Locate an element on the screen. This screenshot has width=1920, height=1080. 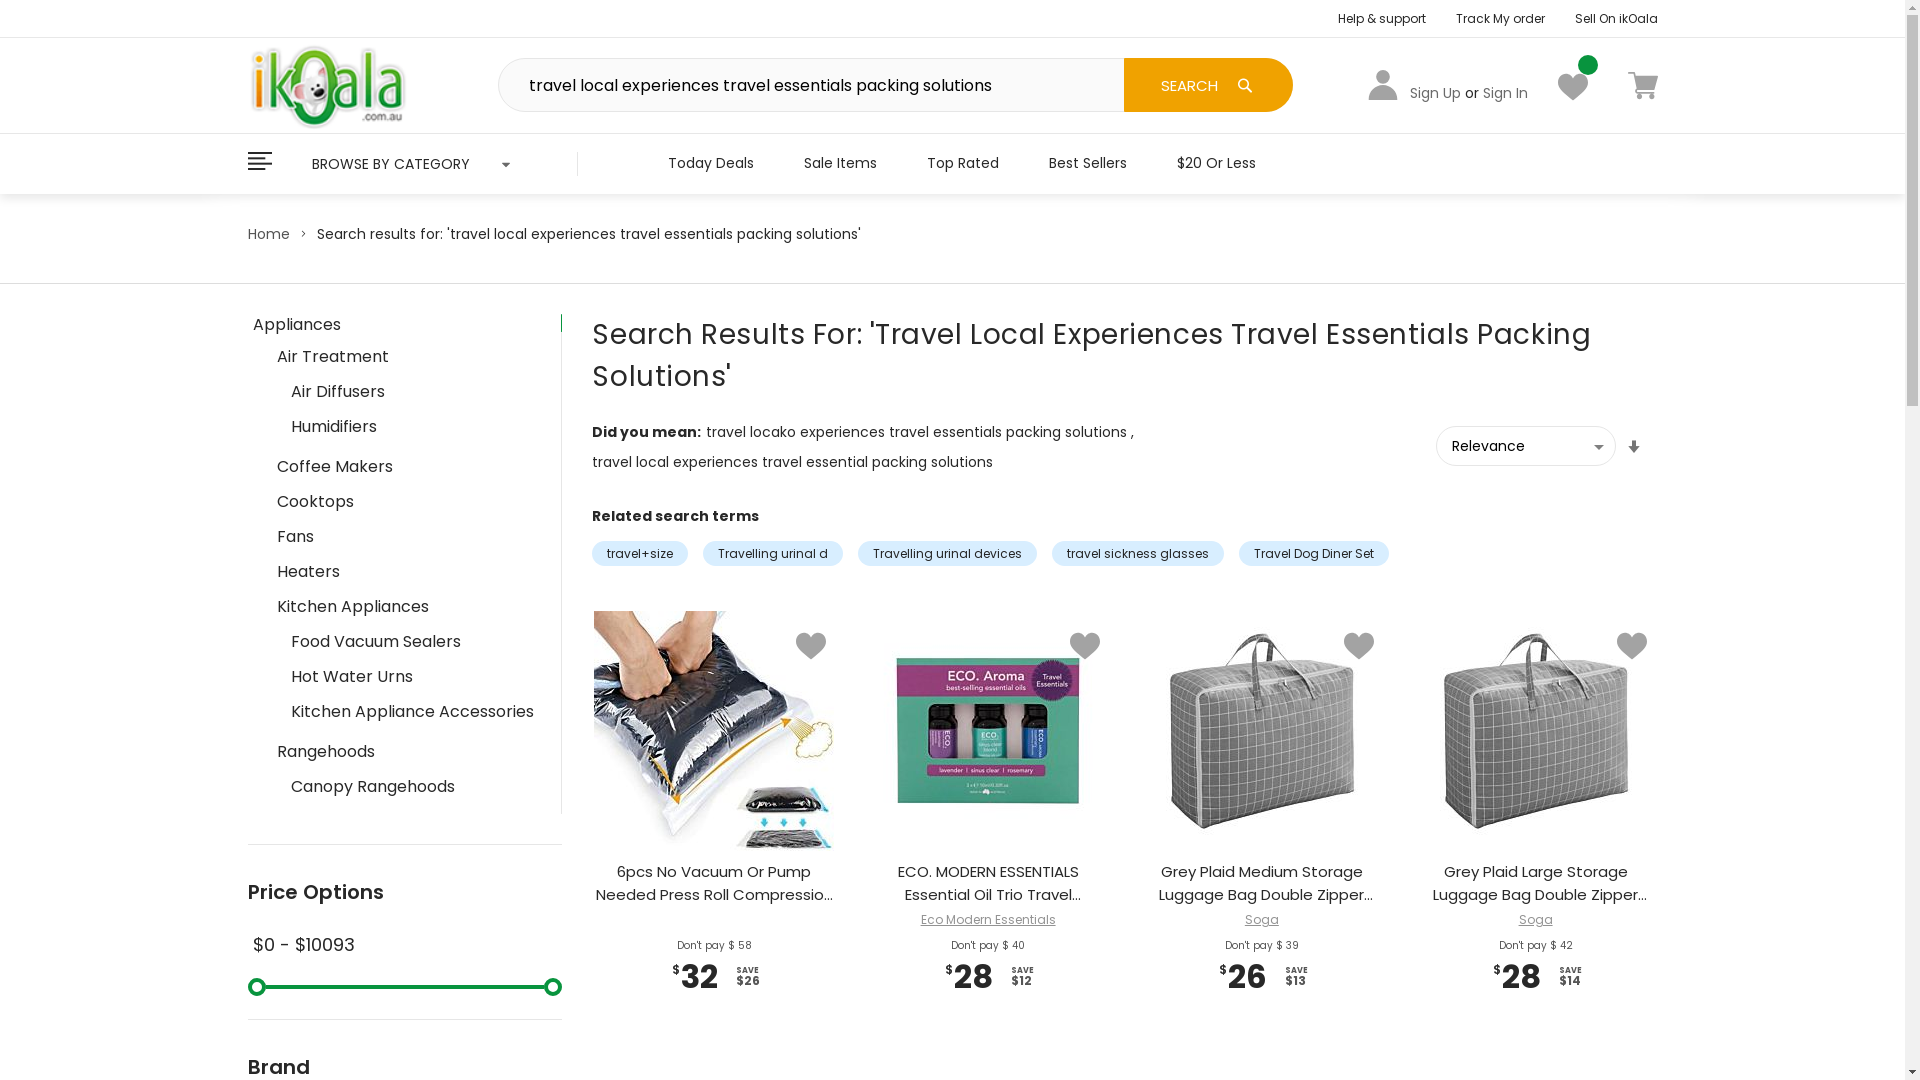
'Kitchen Appliance Accessories' is located at coordinates (278, 709).